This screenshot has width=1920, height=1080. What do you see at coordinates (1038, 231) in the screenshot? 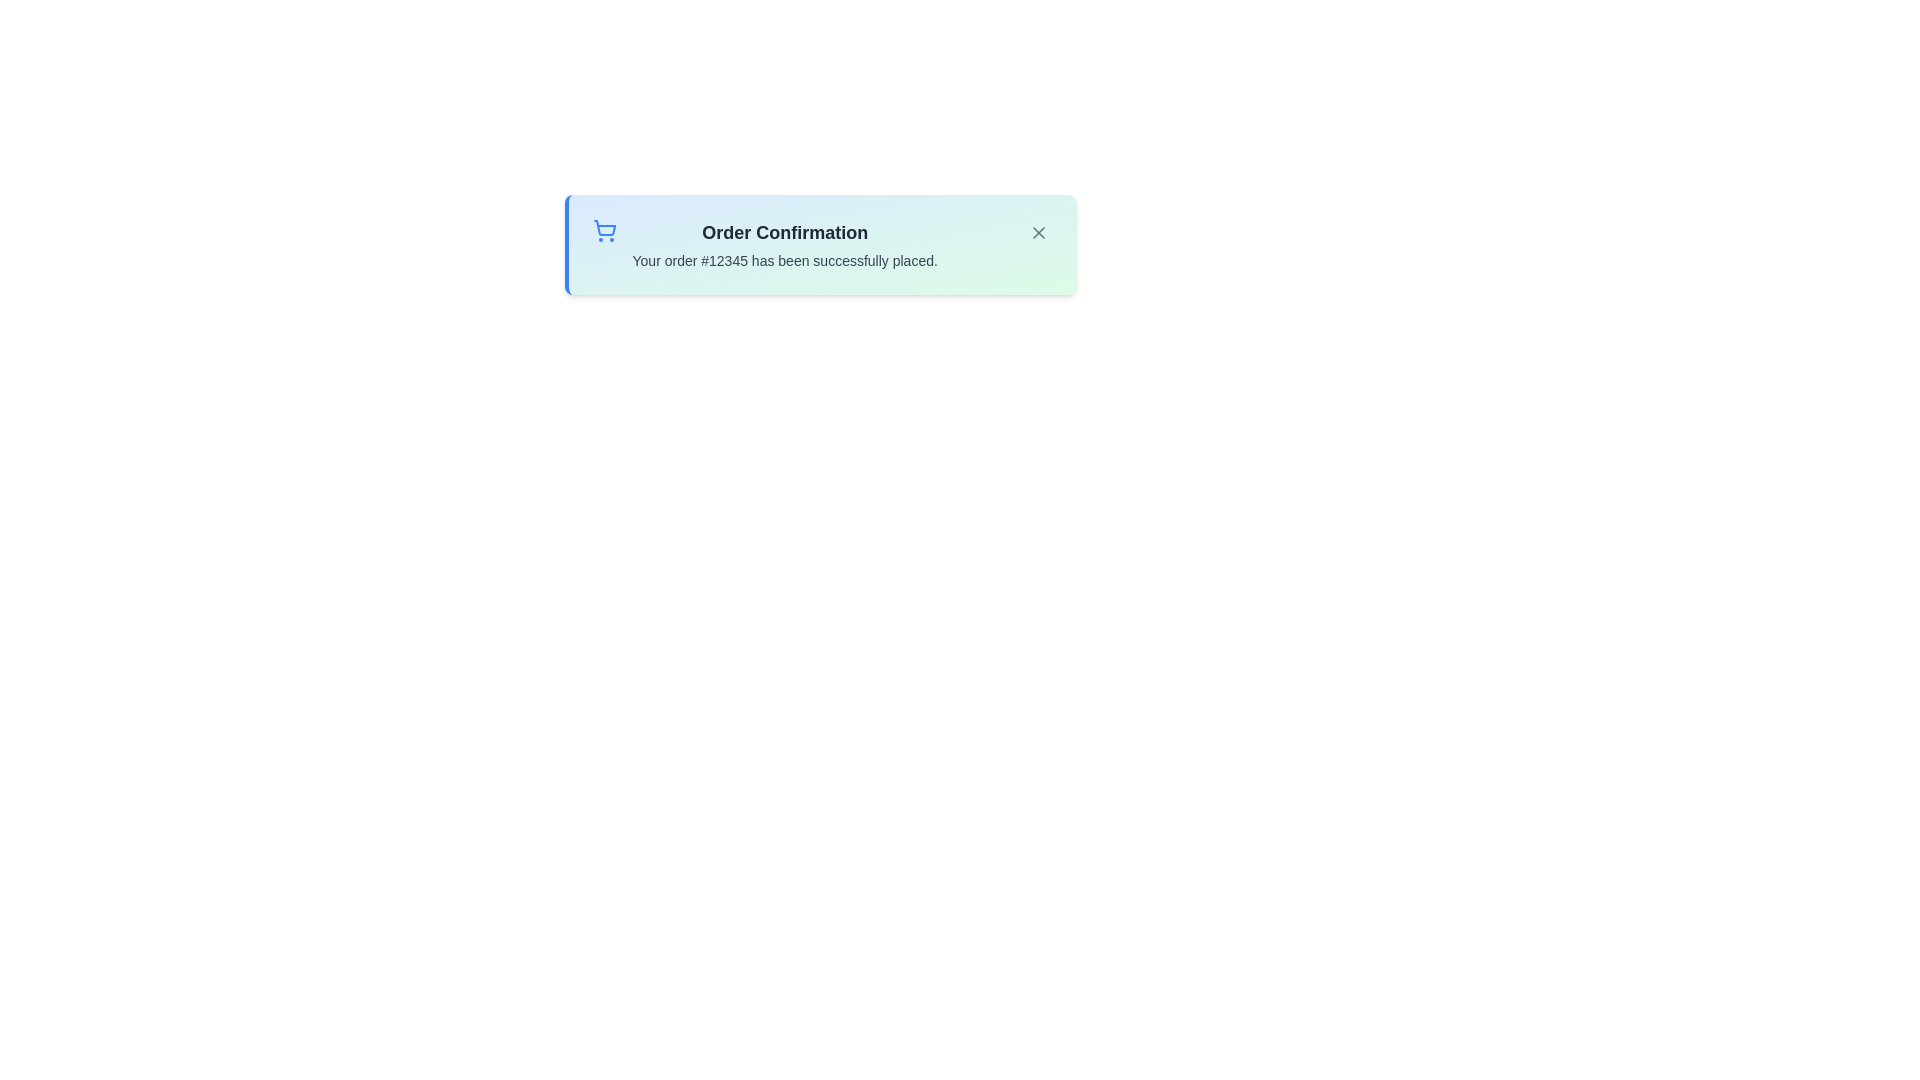
I see `the close button to dismiss the alert` at bounding box center [1038, 231].